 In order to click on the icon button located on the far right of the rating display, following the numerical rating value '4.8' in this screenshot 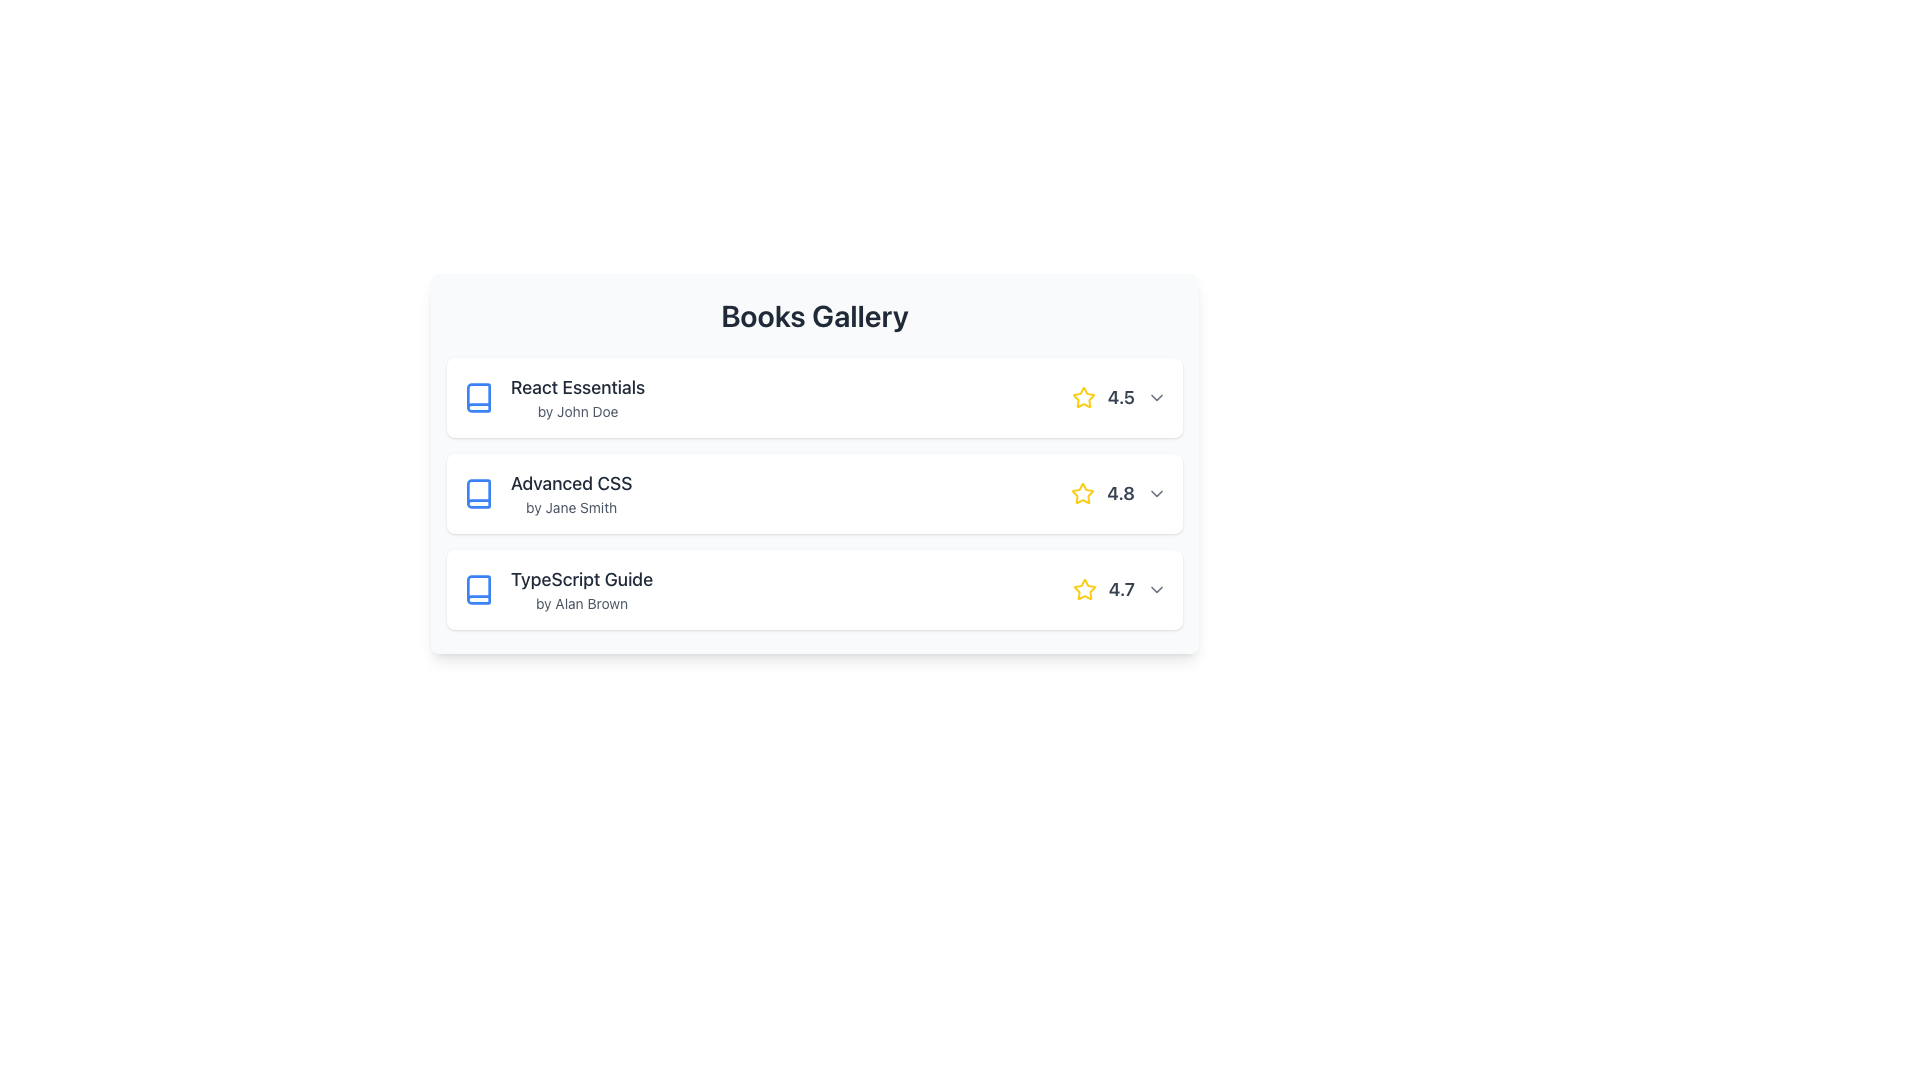, I will do `click(1156, 493)`.